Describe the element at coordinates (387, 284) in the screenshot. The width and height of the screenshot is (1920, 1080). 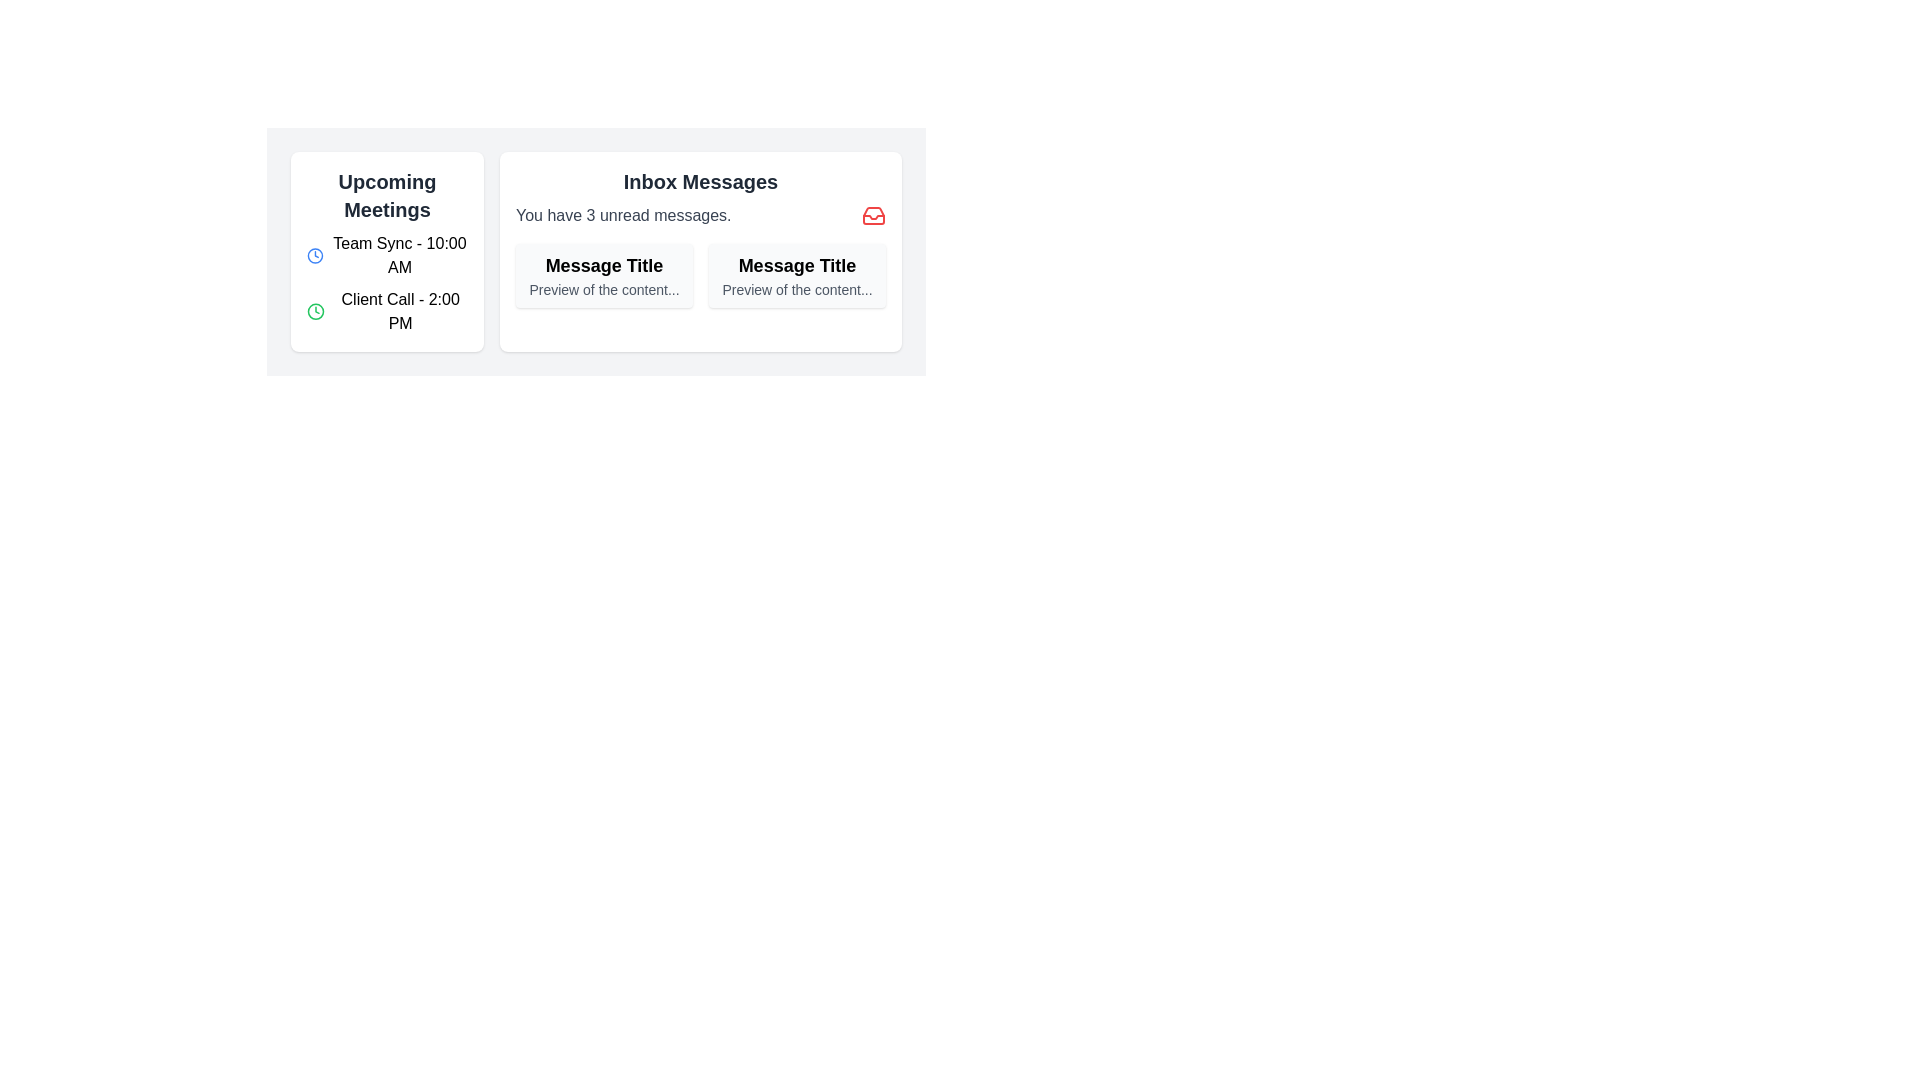
I see `the Informational text block with icons in the 'Upcoming Meetings' section, which displays scheduled meetings and their times` at that location.